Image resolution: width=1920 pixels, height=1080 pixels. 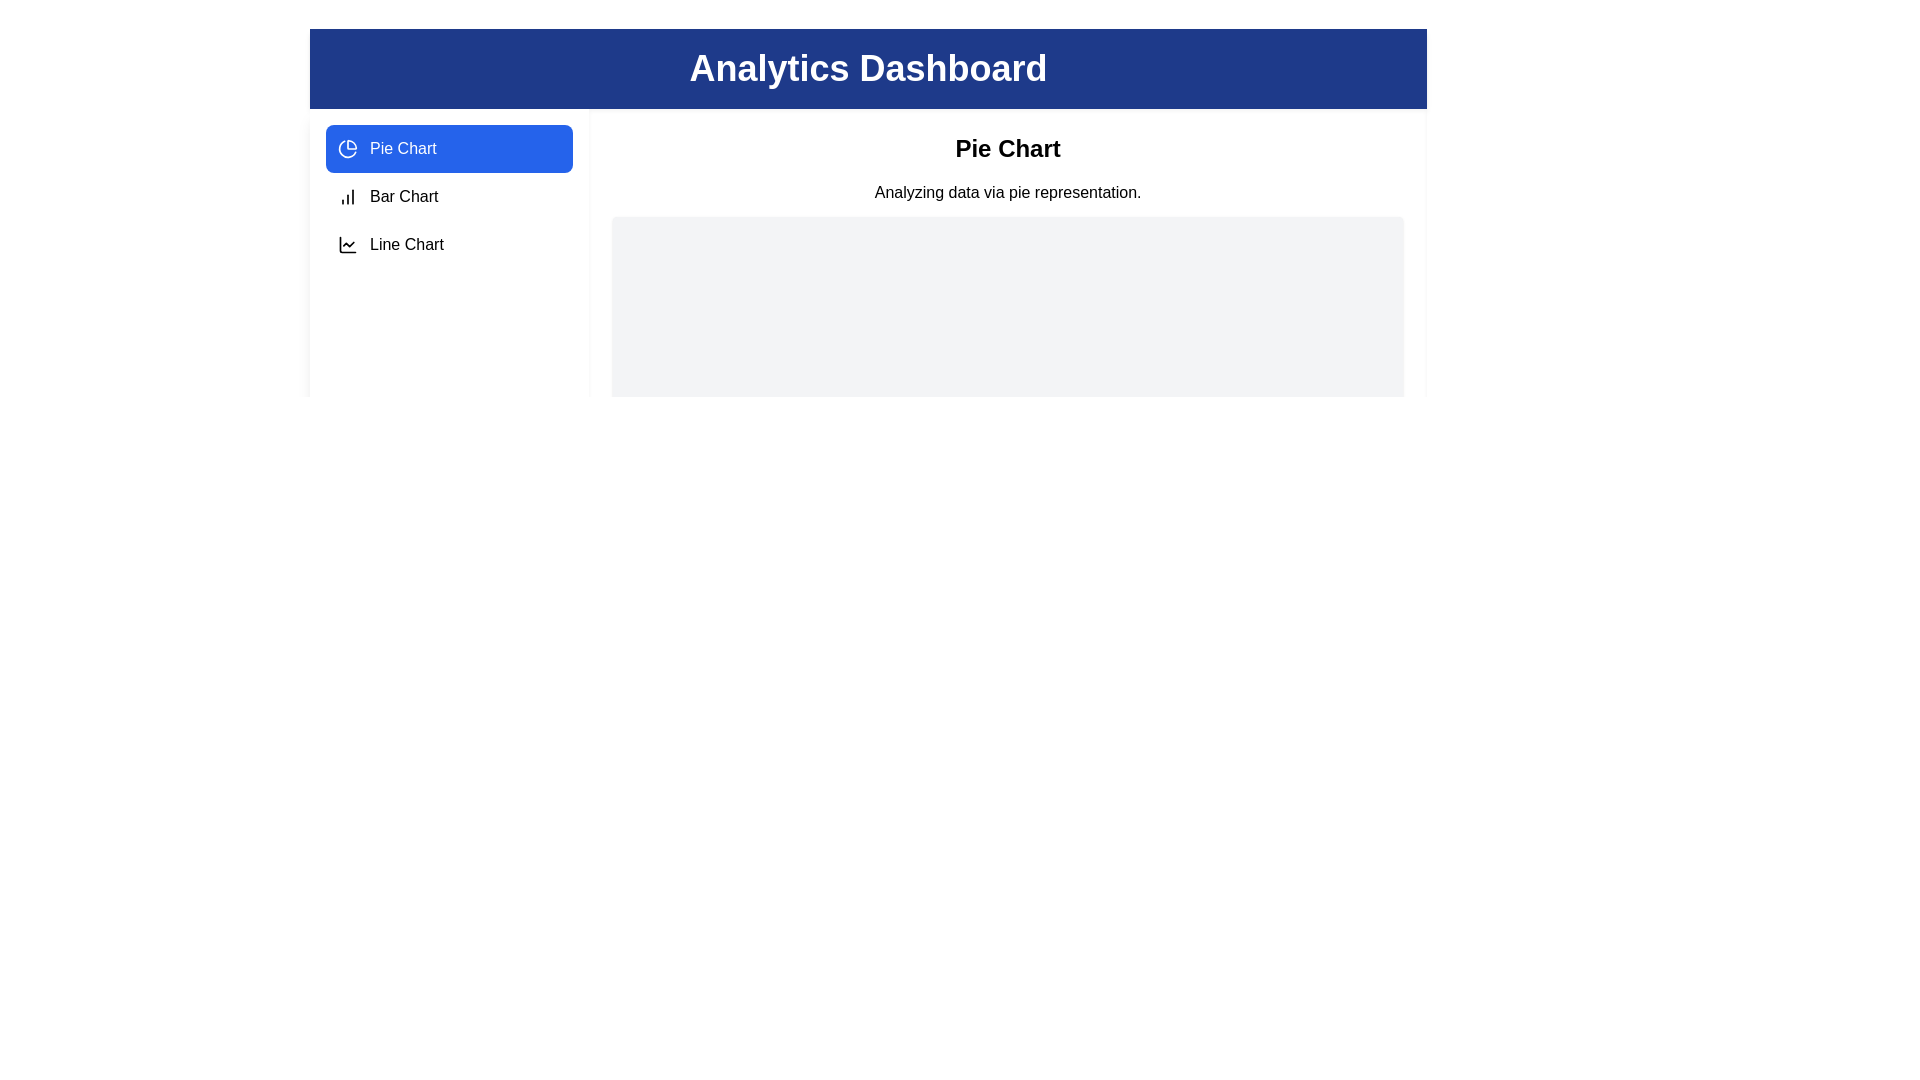 What do you see at coordinates (448, 148) in the screenshot?
I see `the tab labeled Pie Chart in the sidebar` at bounding box center [448, 148].